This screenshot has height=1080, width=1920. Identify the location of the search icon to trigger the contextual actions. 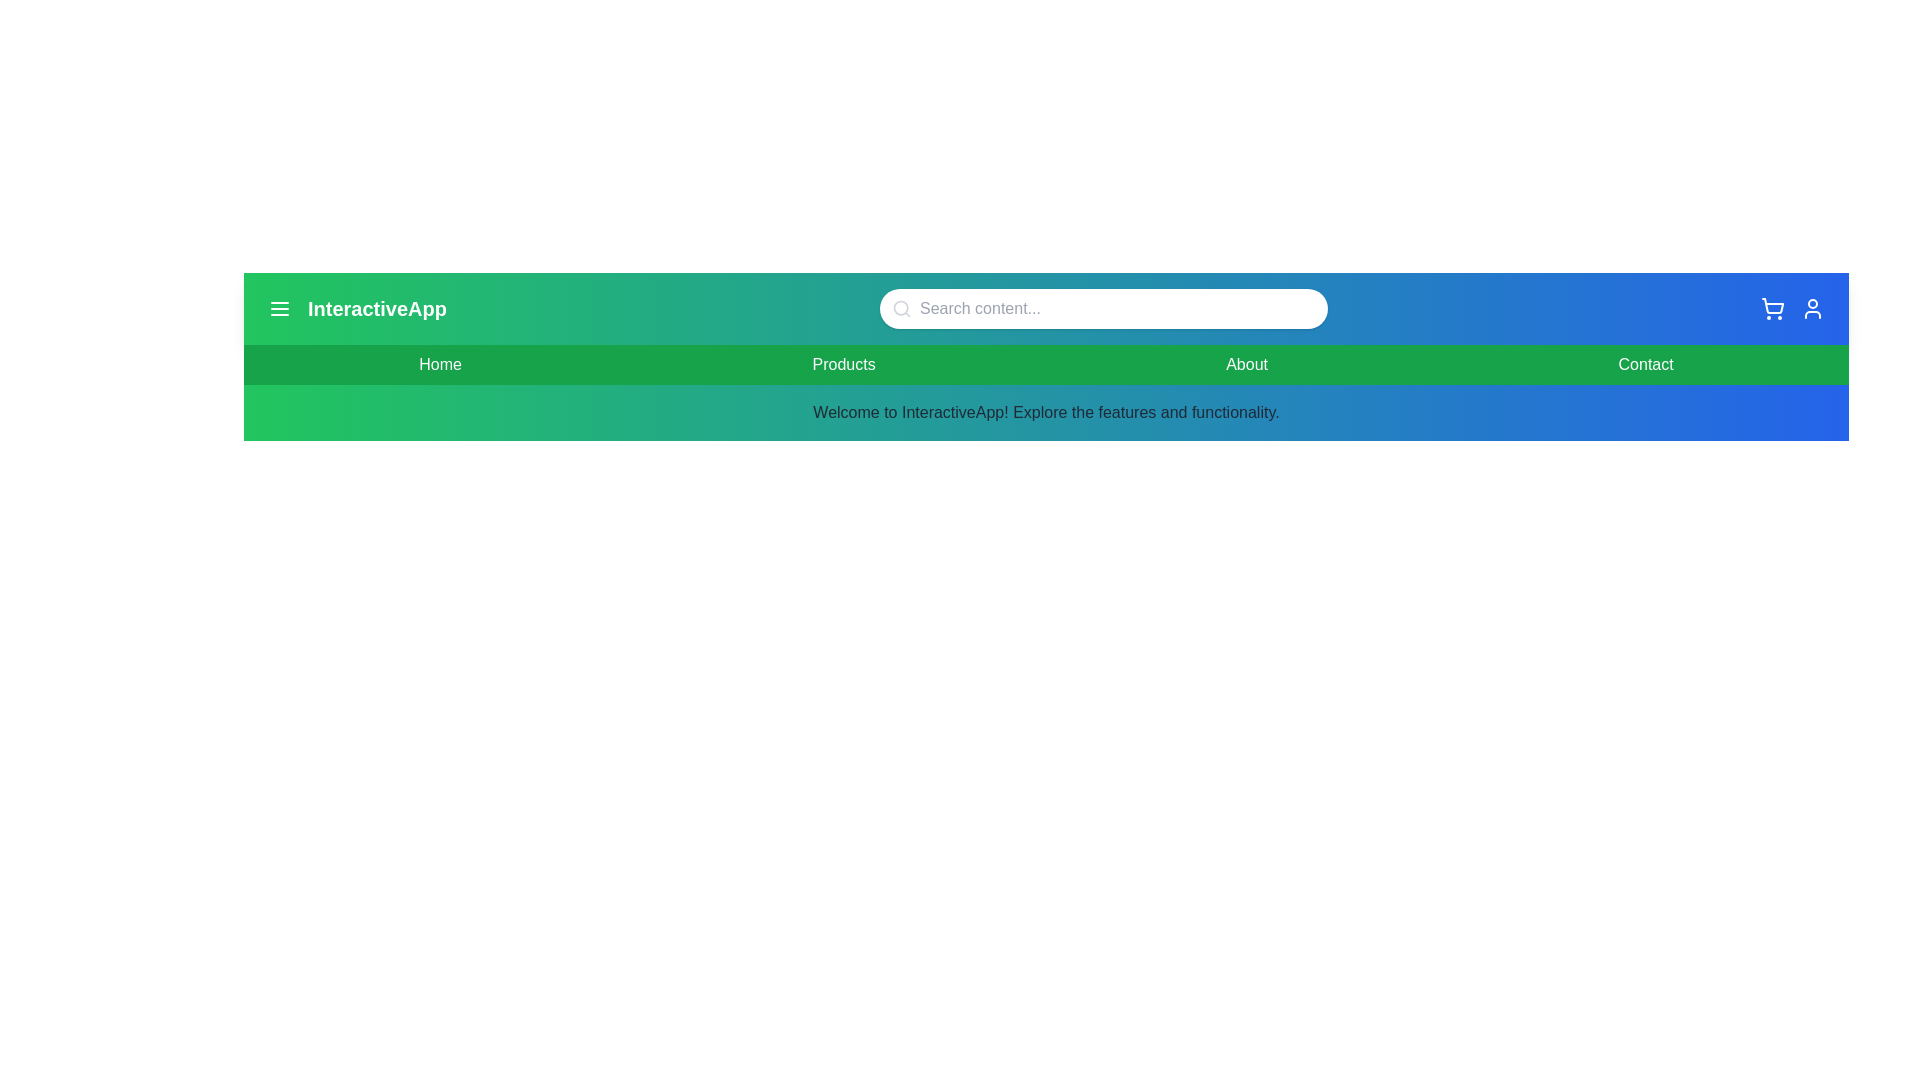
(901, 308).